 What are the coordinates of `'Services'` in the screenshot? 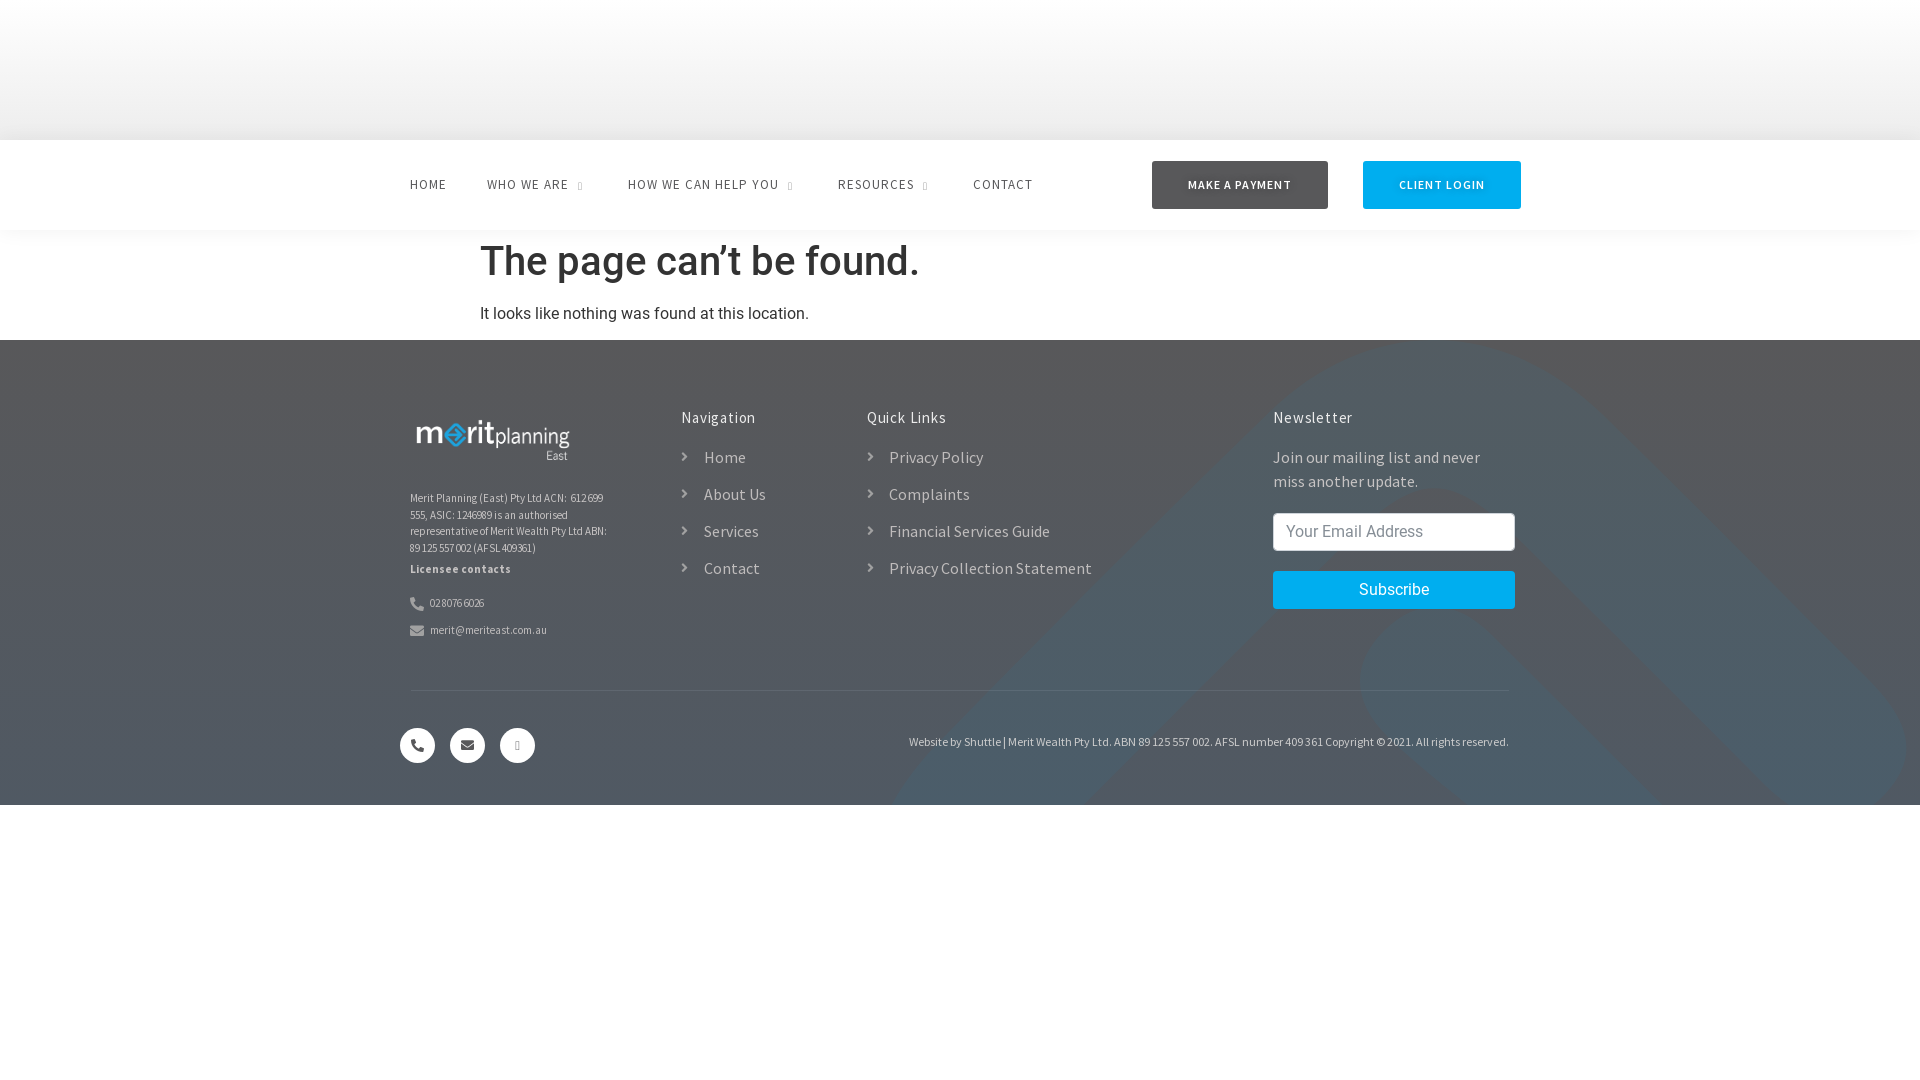 It's located at (762, 530).